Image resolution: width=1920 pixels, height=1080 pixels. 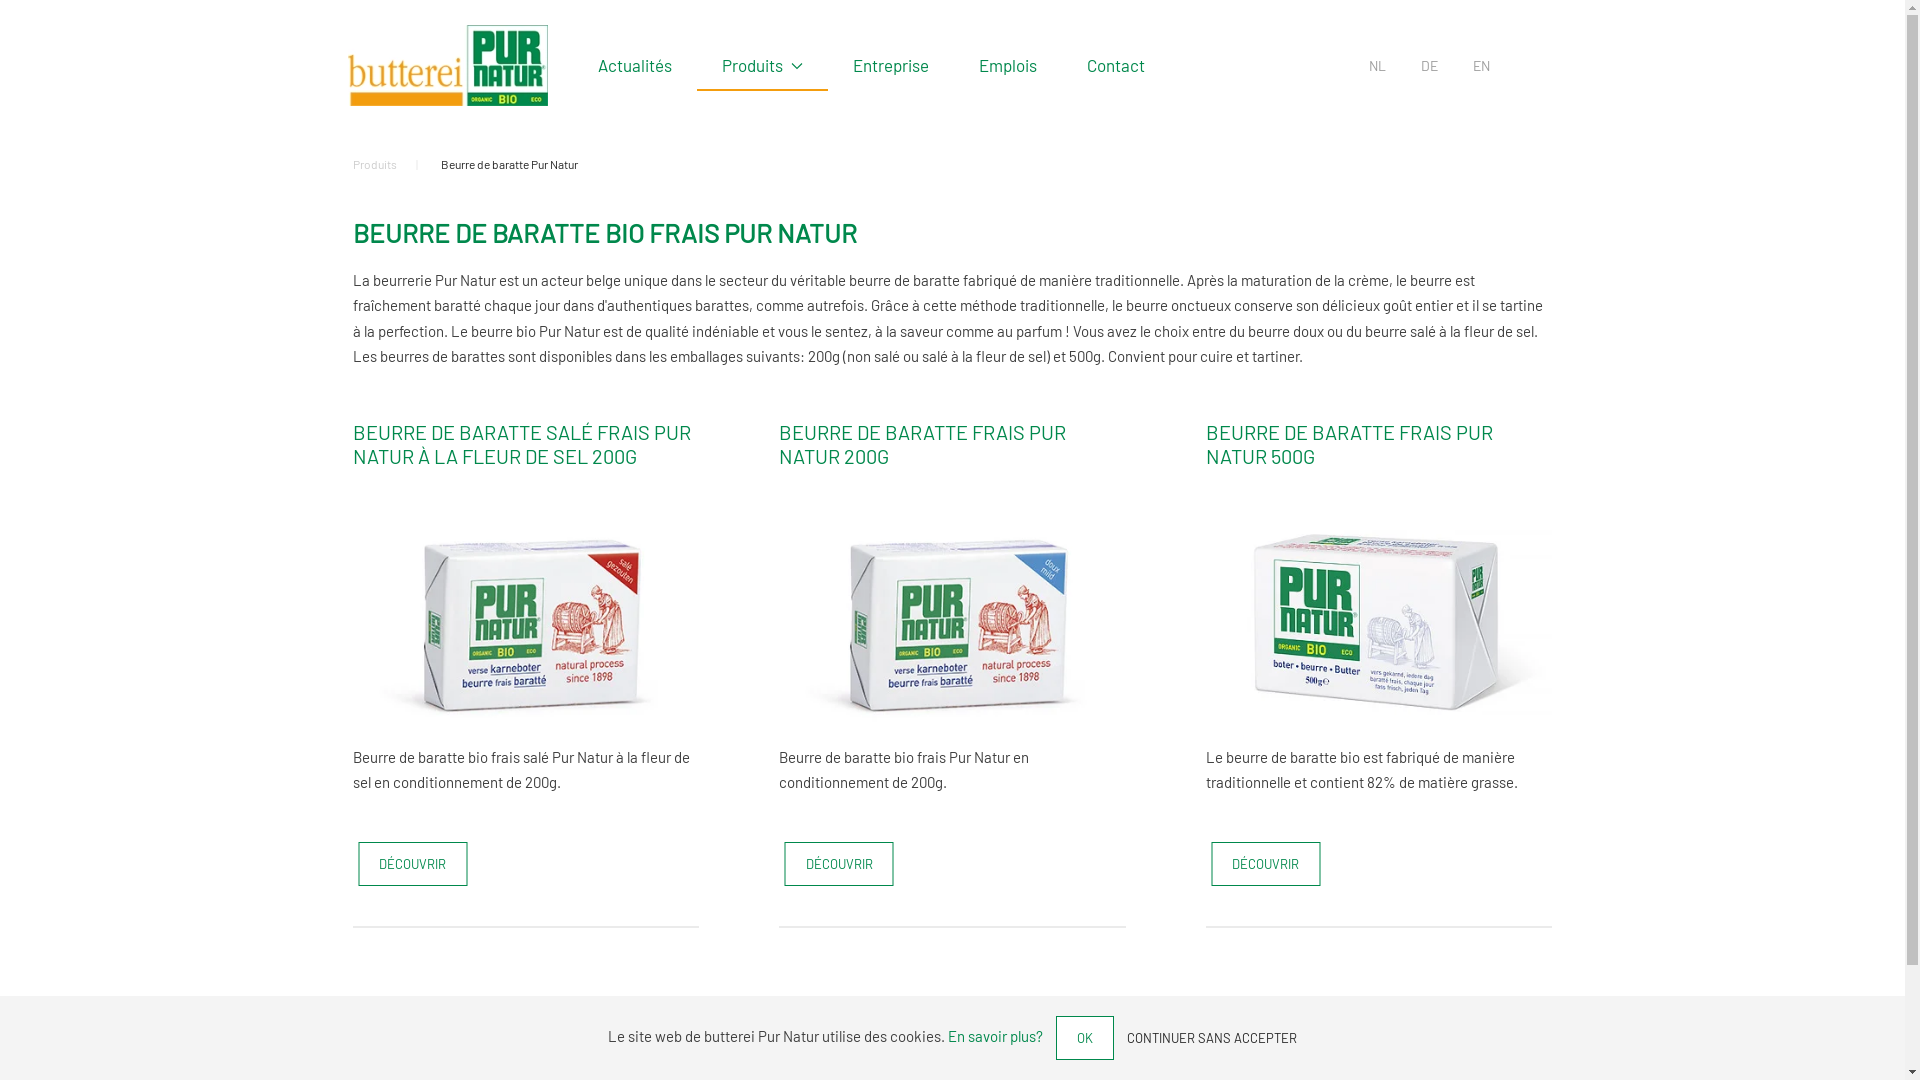 I want to click on 'EN', so click(x=1482, y=64).